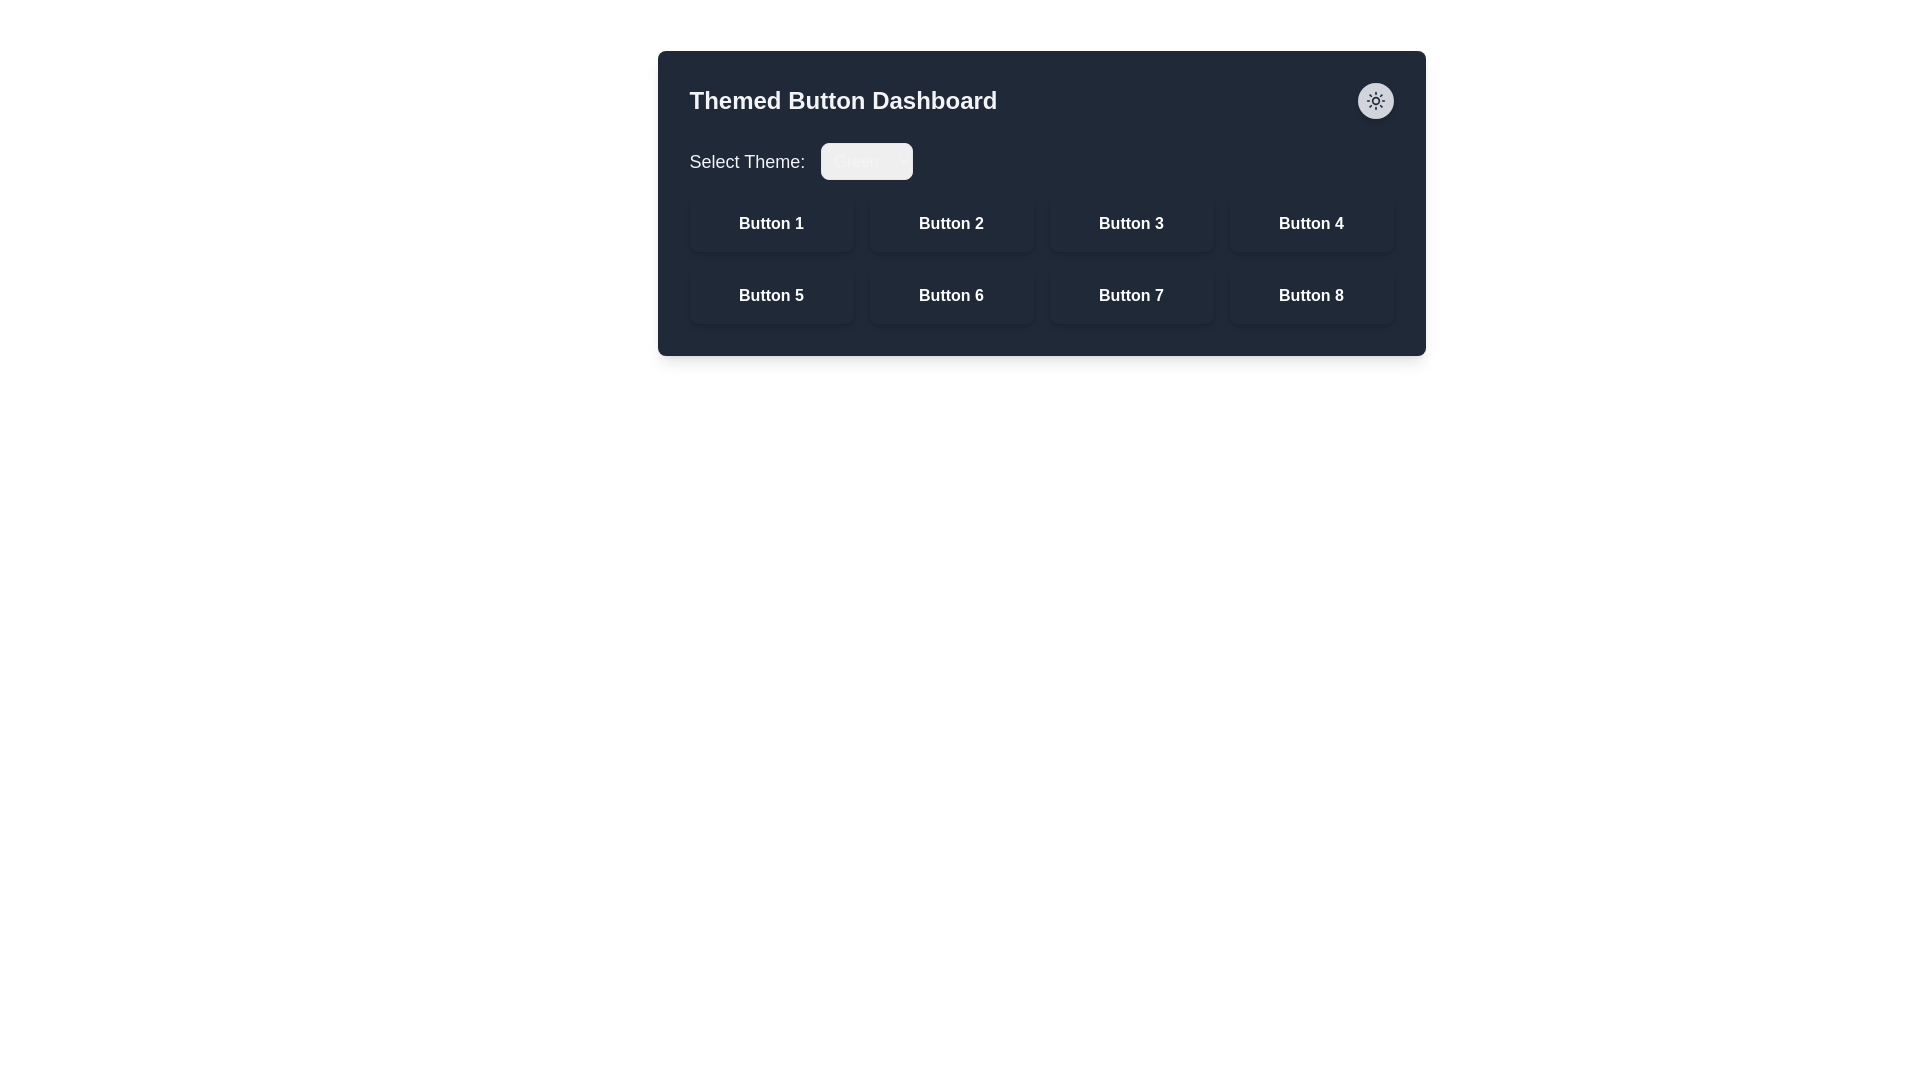 This screenshot has width=1920, height=1080. Describe the element at coordinates (770, 223) in the screenshot. I see `the 'Button 1' located in the top-left corner of a grid layout of buttons` at that location.